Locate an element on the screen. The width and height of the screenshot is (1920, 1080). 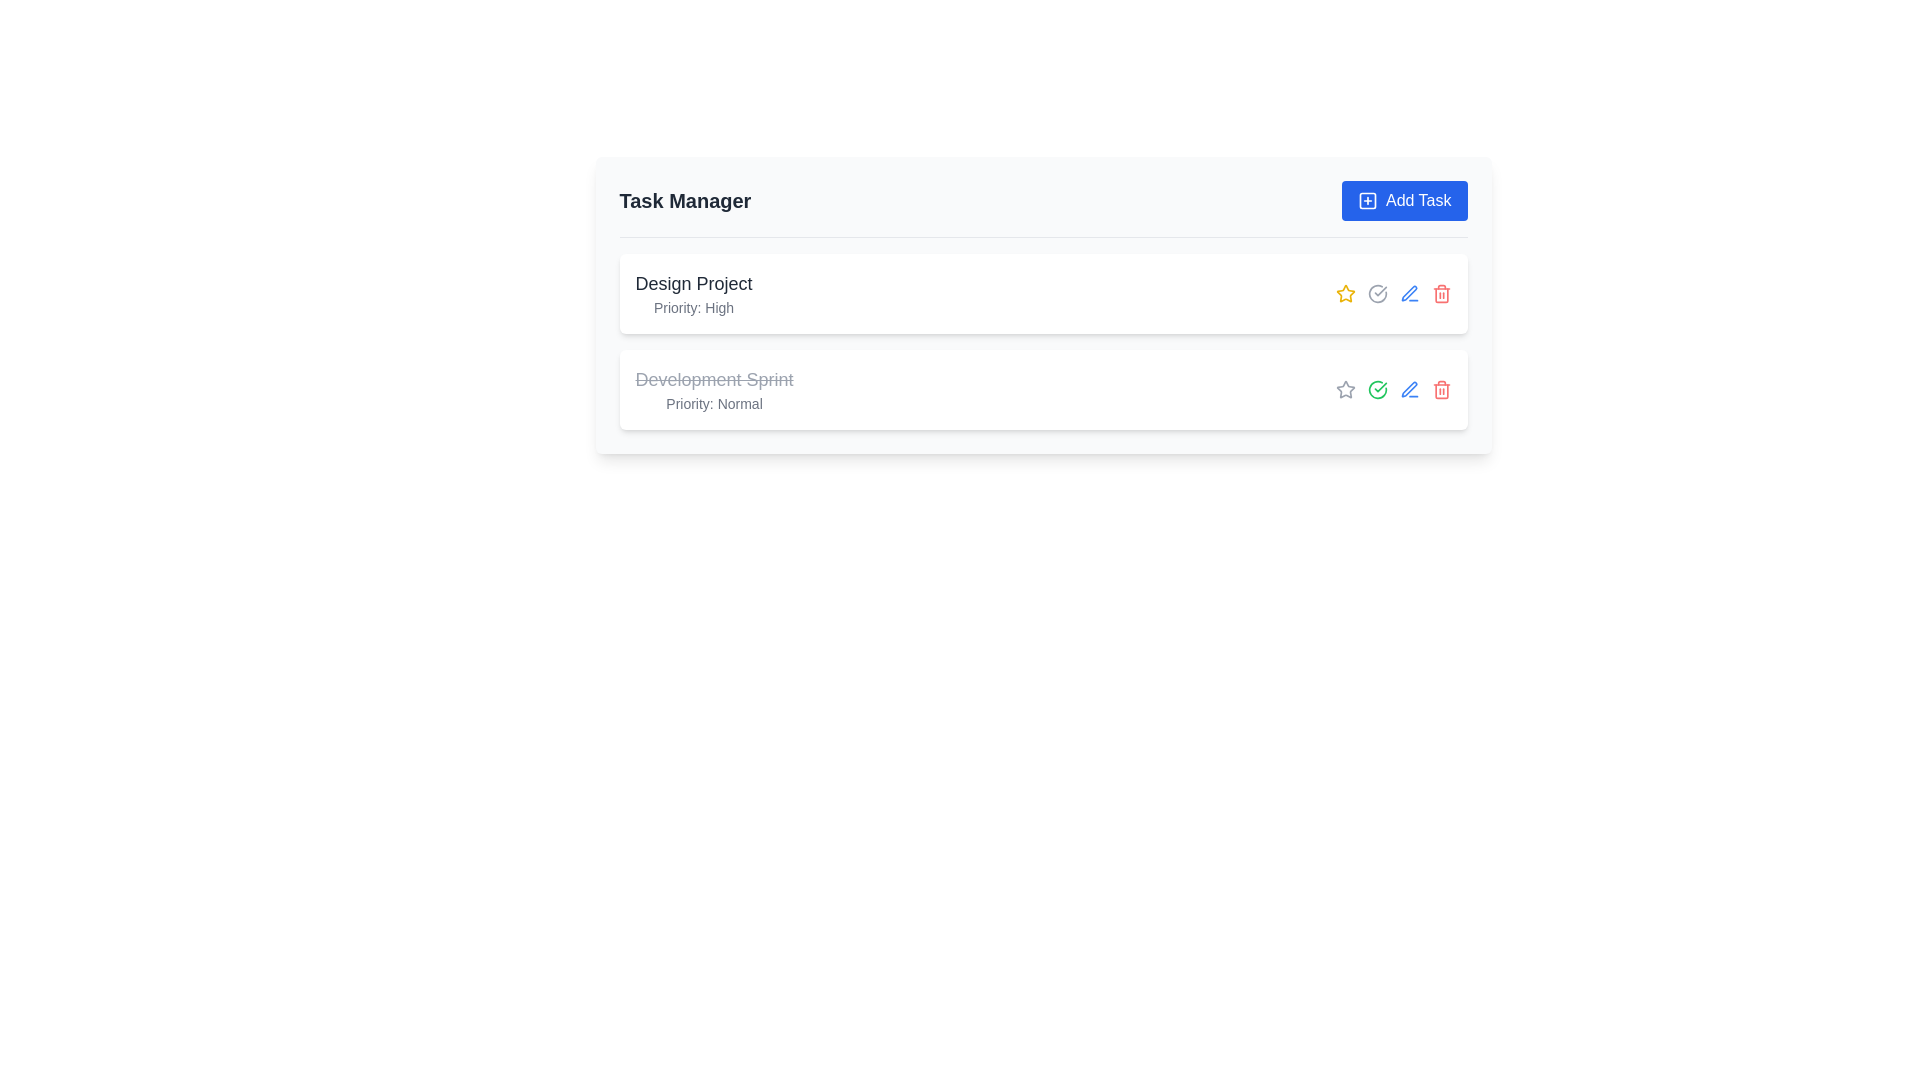
the 'Add Task' button, which is a bright blue rectangular button with a plus sign icon and the text 'Add Task', located at the top-right corner of the 'Task Manager' section is located at coordinates (1403, 200).